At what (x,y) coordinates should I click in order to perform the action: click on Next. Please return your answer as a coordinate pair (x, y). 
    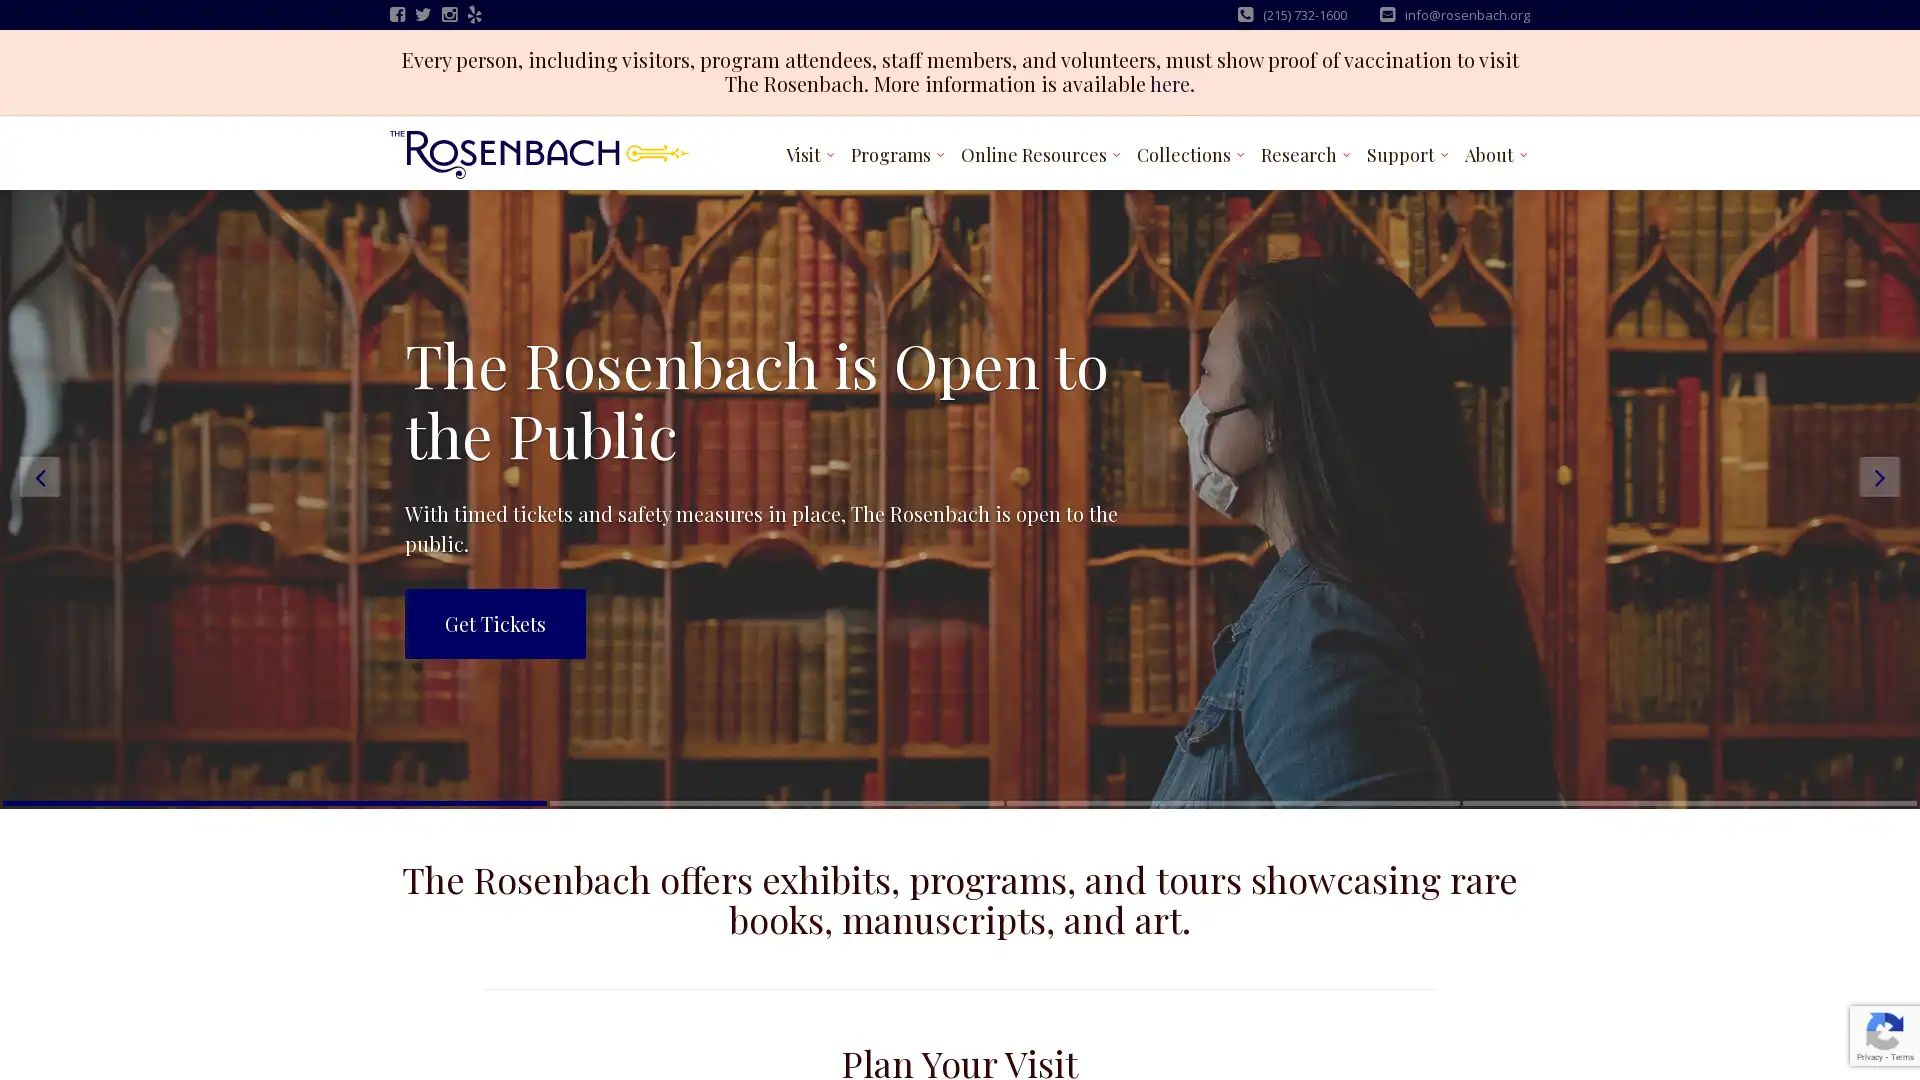
    Looking at the image, I should click on (1879, 483).